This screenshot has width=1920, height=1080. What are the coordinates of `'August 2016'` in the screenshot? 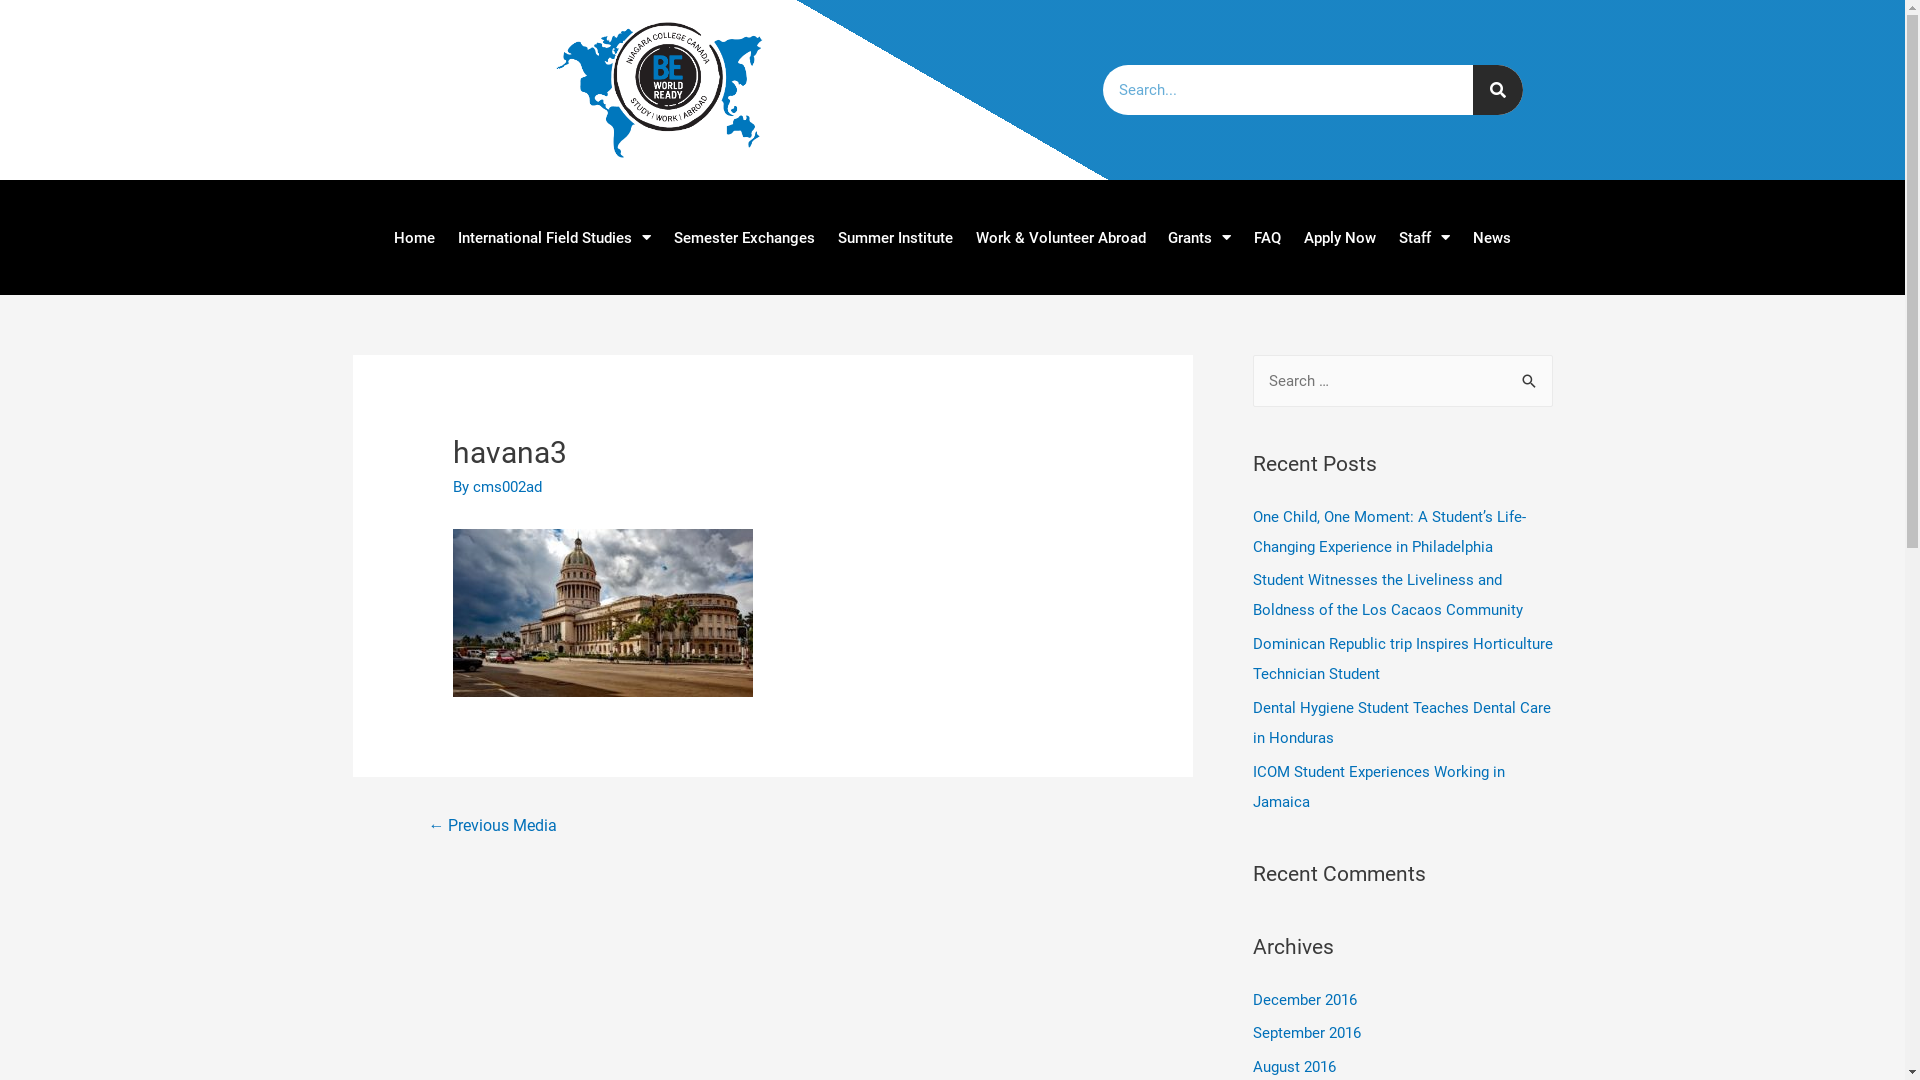 It's located at (1293, 1066).